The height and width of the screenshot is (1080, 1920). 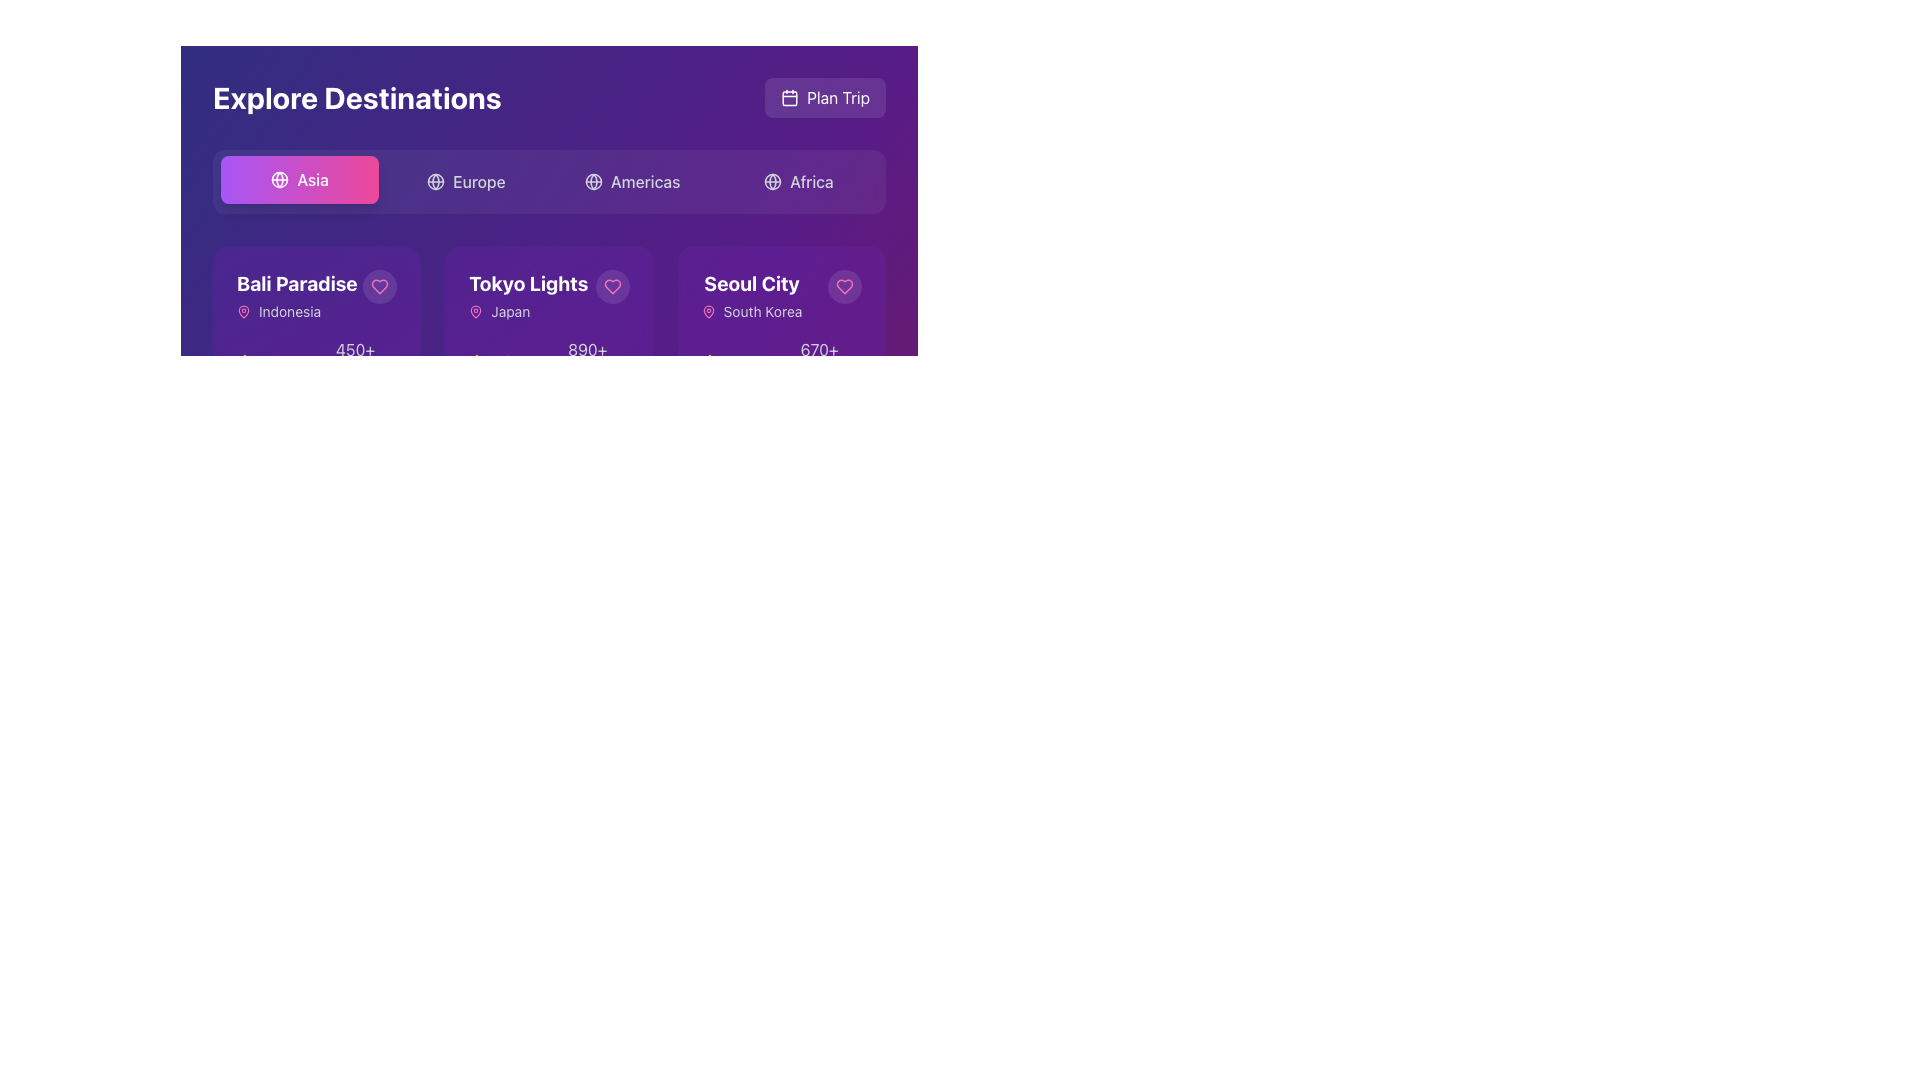 What do you see at coordinates (611, 286) in the screenshot?
I see `the heart-shaped icon with a pink outline within the circular button on the 'Tokyo Lights' card to favorite the associated destination` at bounding box center [611, 286].